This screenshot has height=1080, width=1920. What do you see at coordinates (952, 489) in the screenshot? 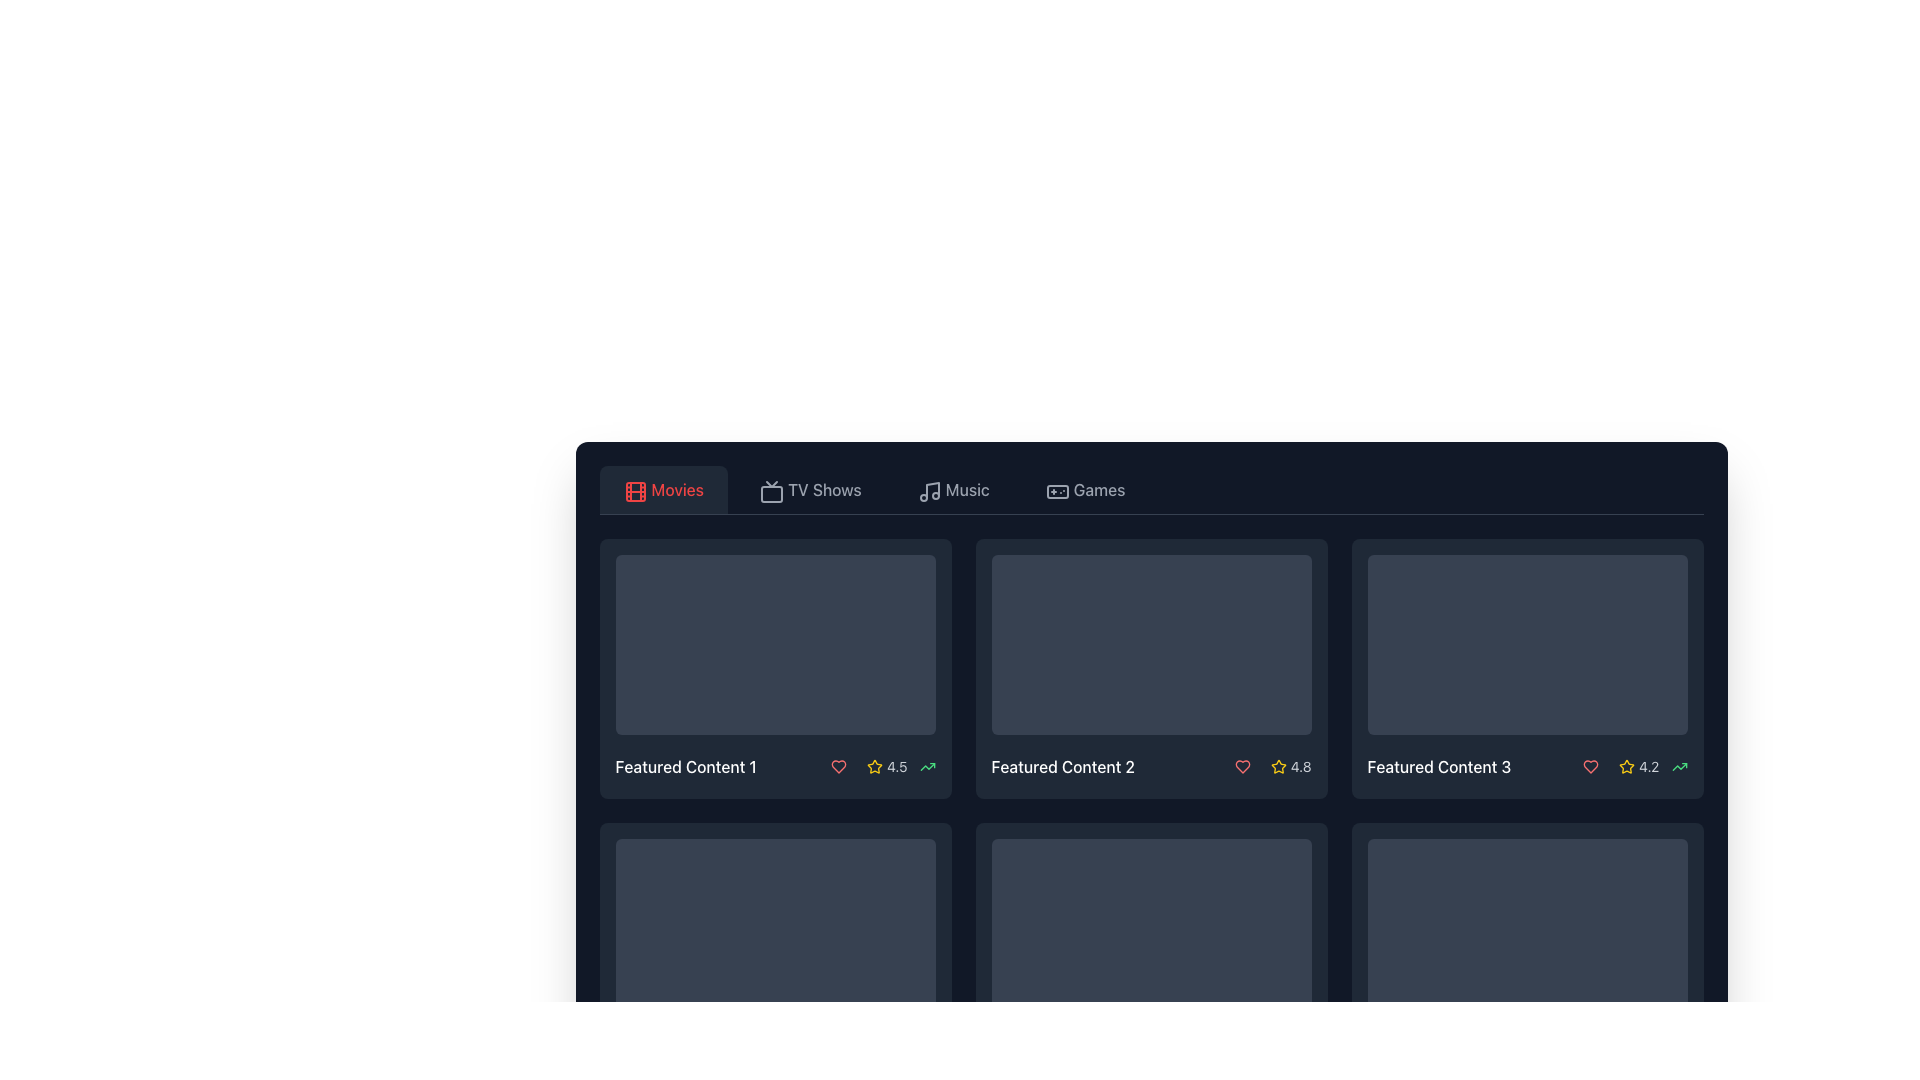
I see `the 'Music' navigation button located in the horizontal menu bar at the top of the interface, positioned between 'TV Shows' and 'Games', to change its appearance` at bounding box center [952, 489].